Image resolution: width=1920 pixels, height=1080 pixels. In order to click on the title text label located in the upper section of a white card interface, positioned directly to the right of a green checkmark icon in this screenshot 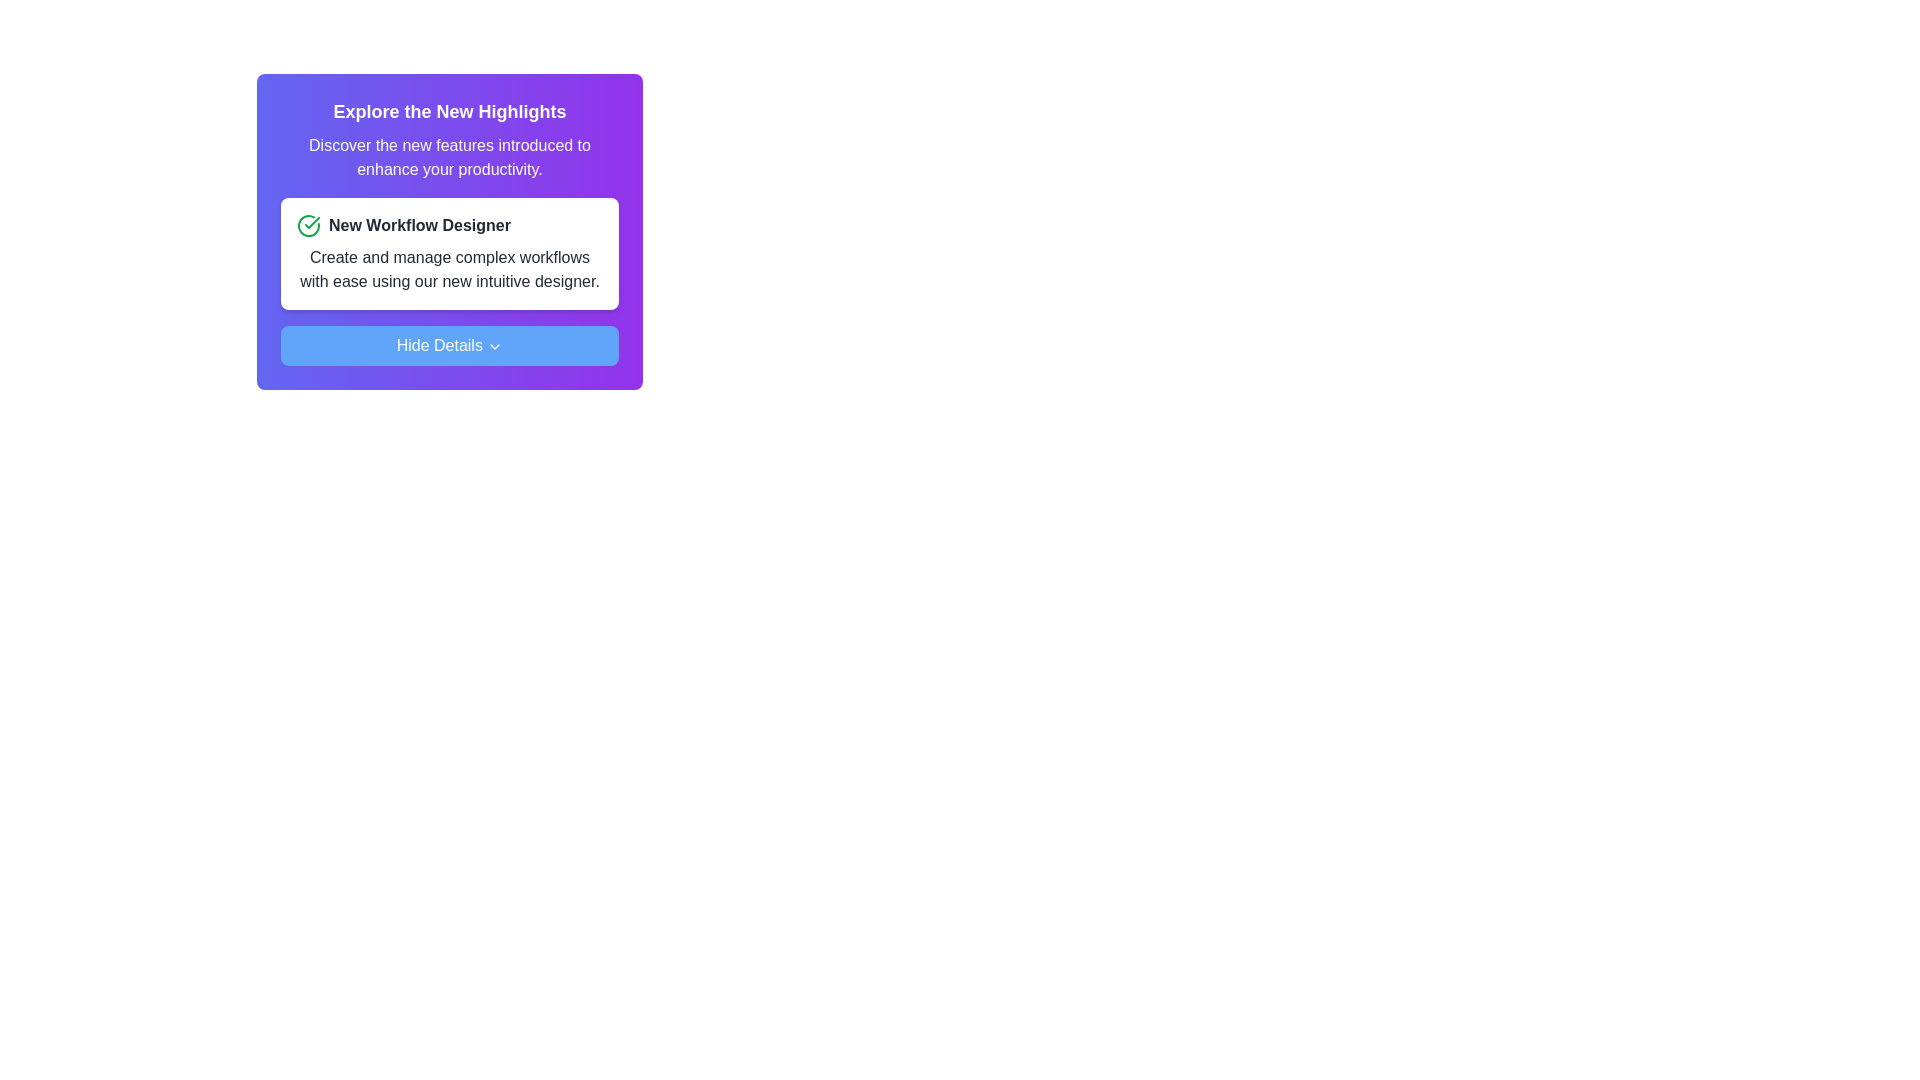, I will do `click(418, 225)`.